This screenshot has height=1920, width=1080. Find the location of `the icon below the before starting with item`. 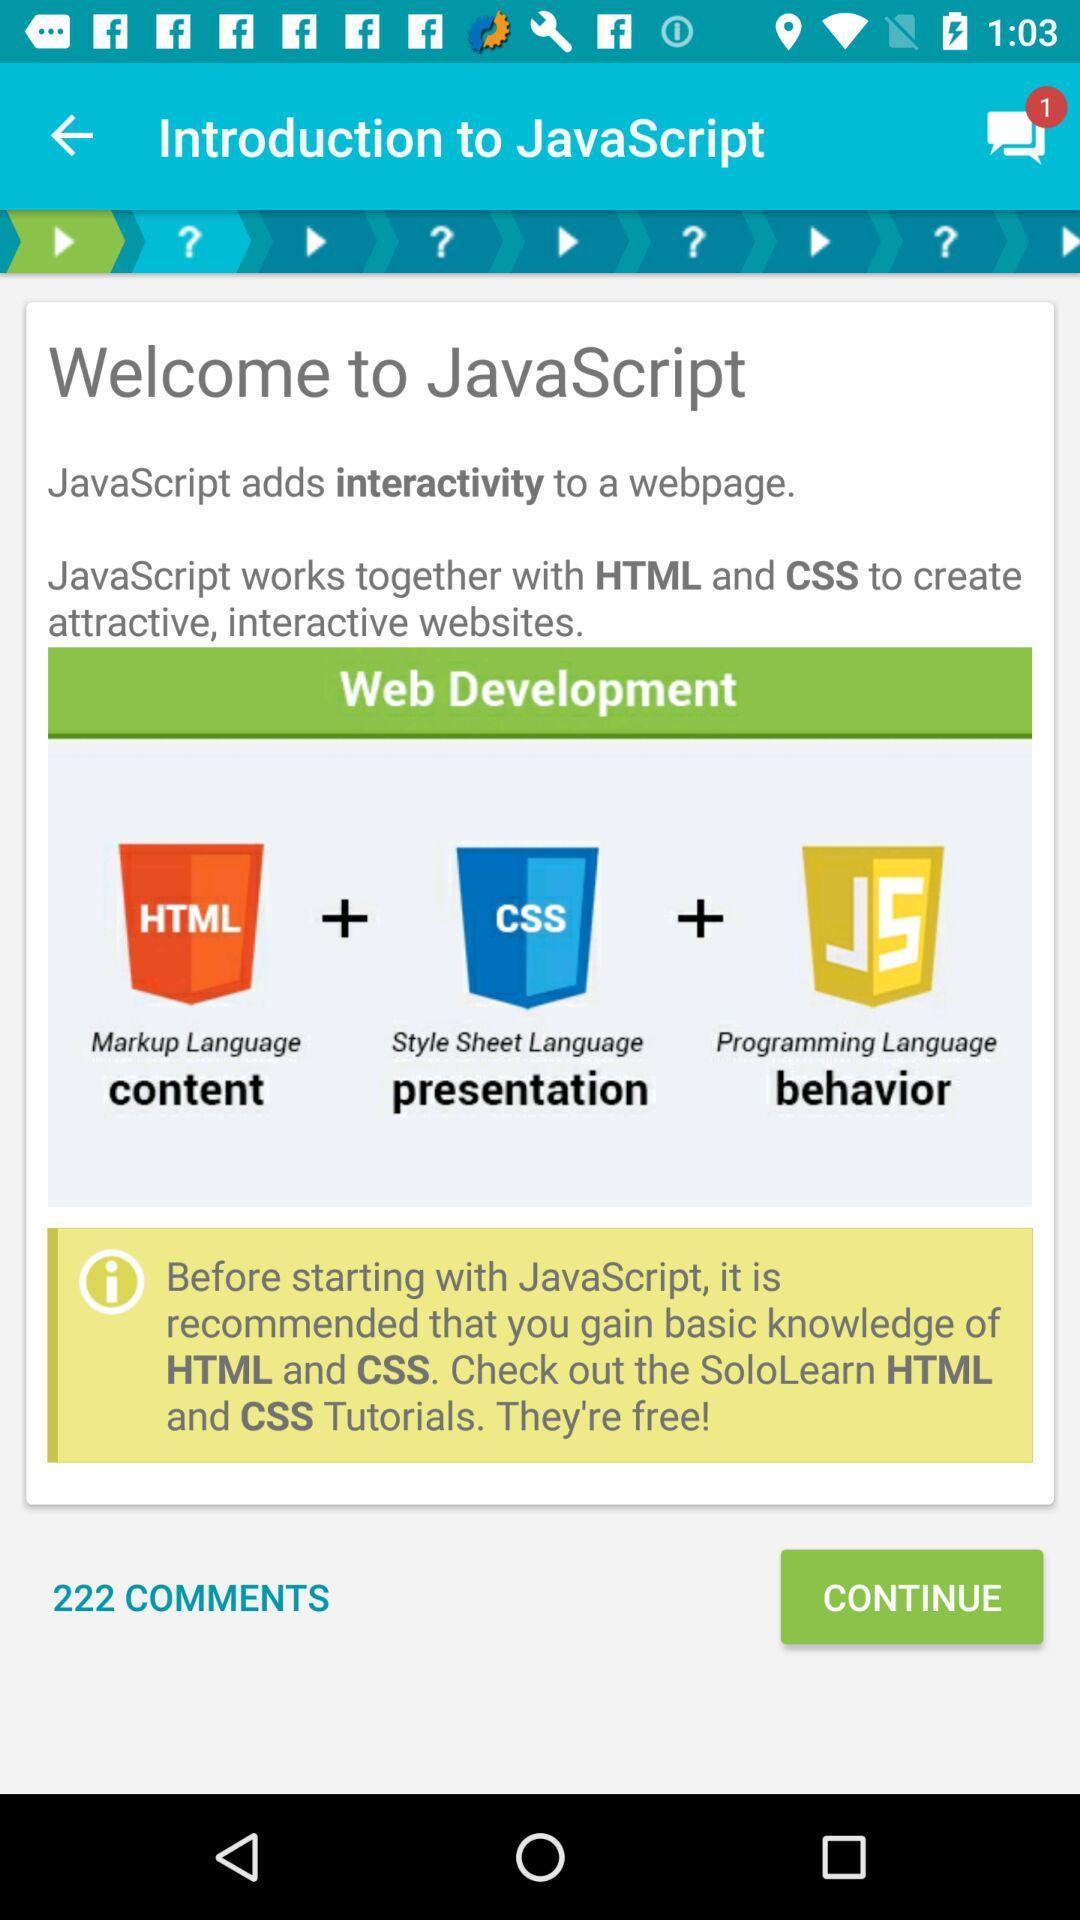

the icon below the before starting with item is located at coordinates (911, 1595).